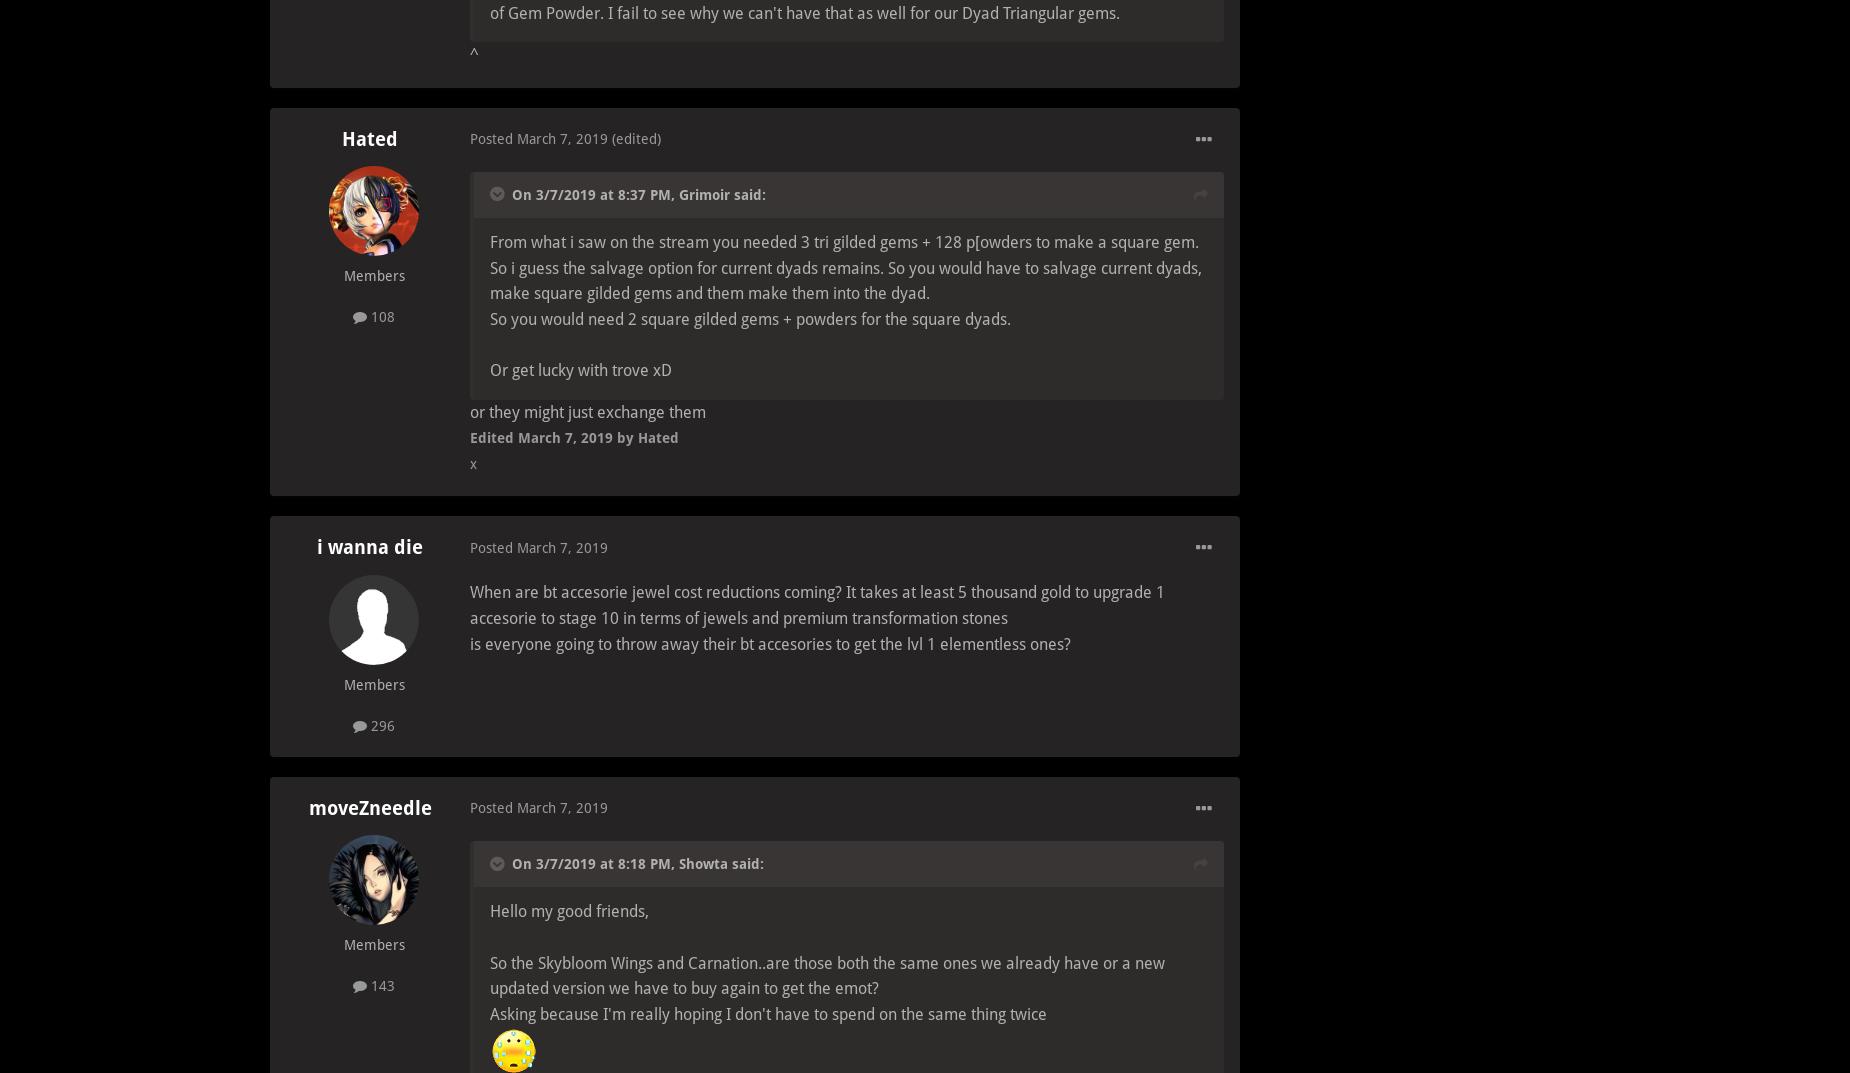 The image size is (1850, 1073). I want to click on 'moveZneedle', so click(368, 807).